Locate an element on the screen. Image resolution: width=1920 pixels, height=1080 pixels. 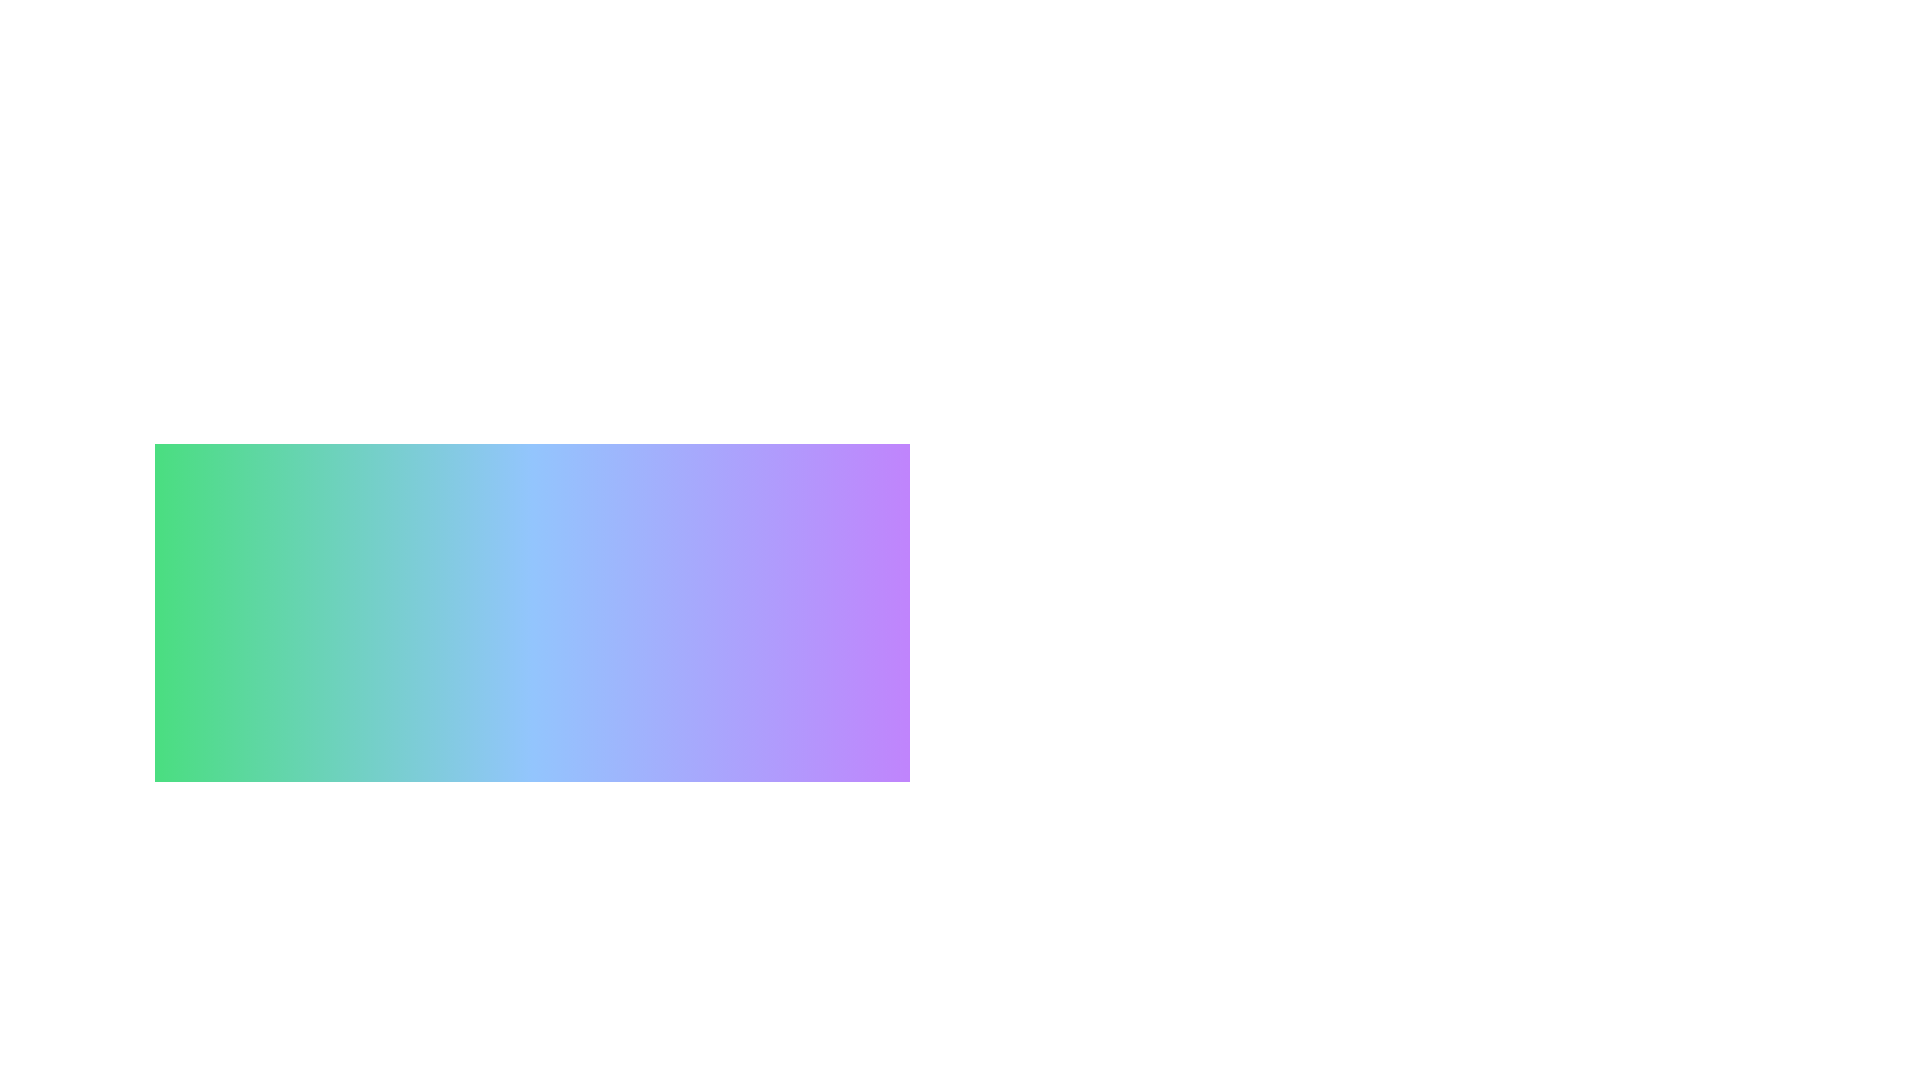
the preference Reading to observe visual feedback is located at coordinates (224, 977).